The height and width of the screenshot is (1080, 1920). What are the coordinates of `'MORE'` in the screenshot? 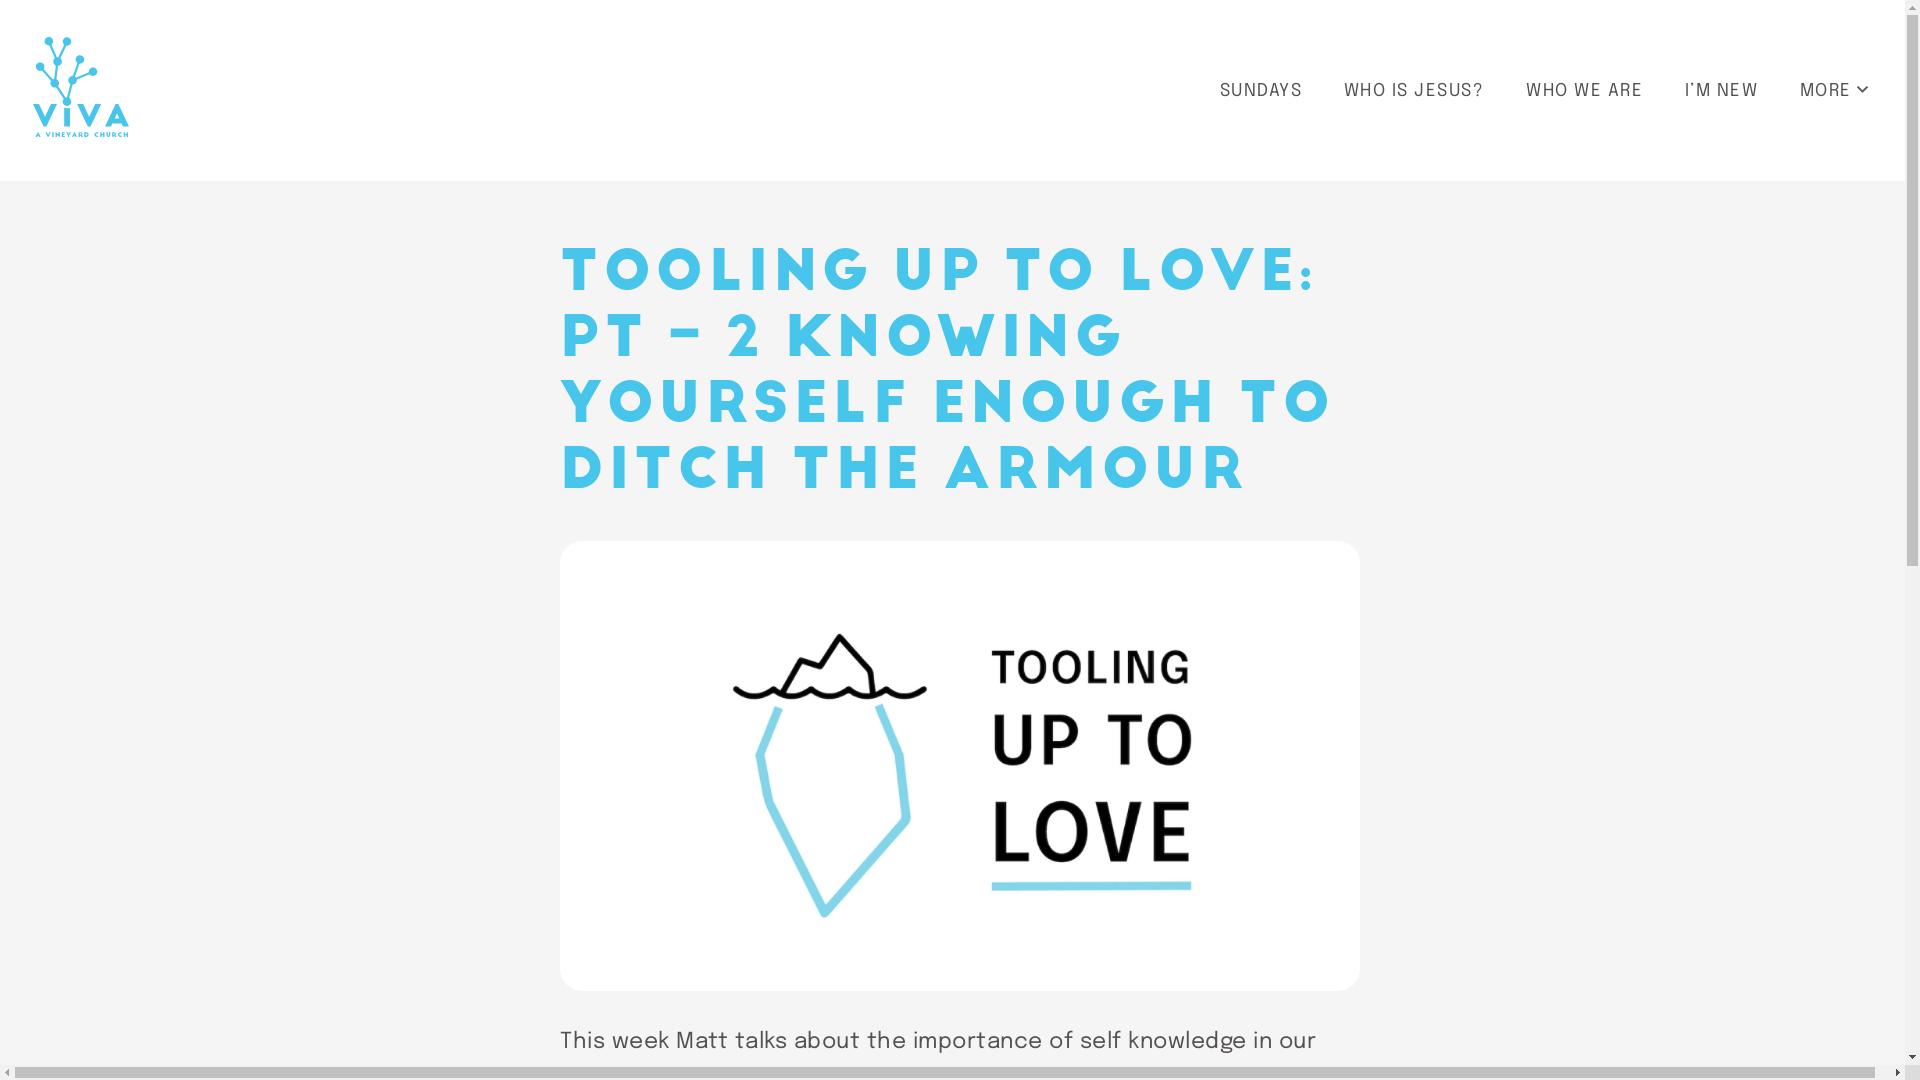 It's located at (1834, 90).